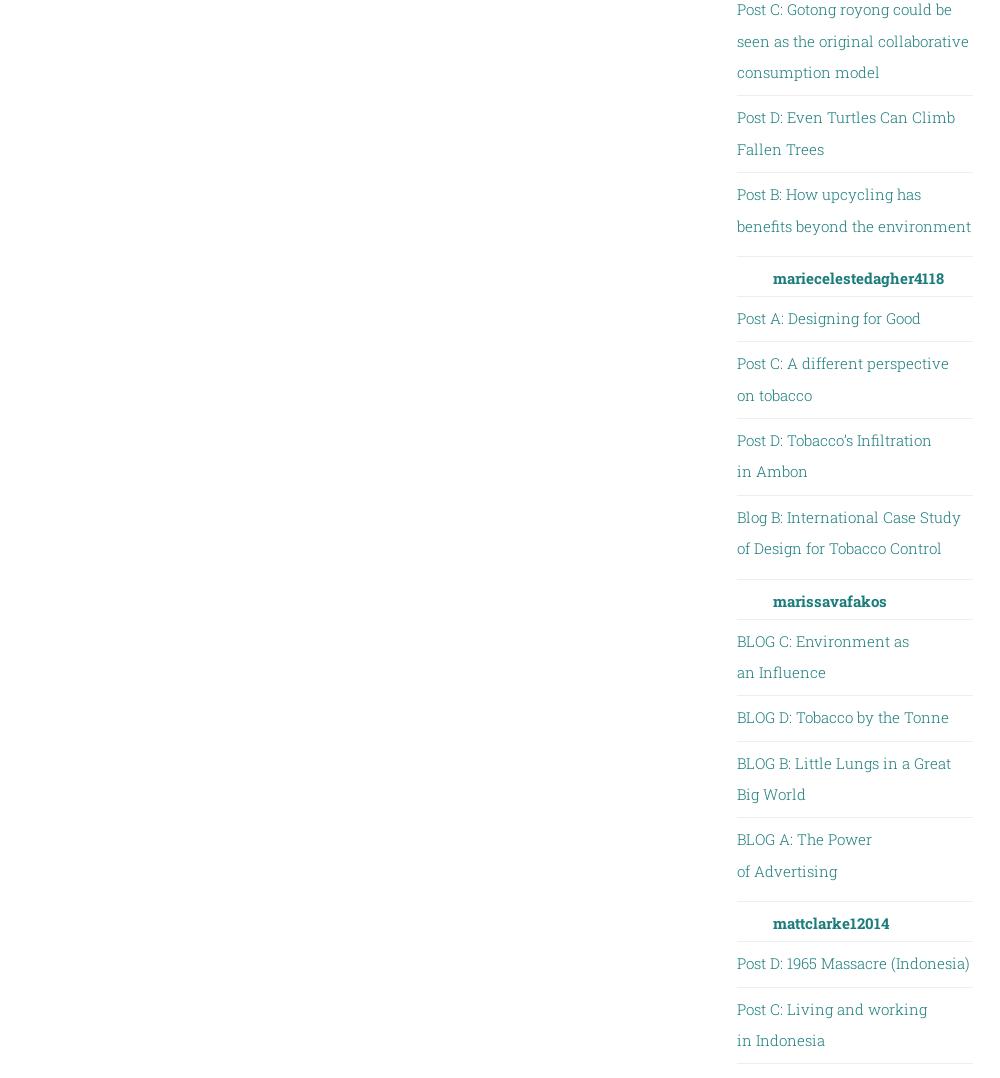 This screenshot has width=1000, height=1078. Describe the element at coordinates (821, 654) in the screenshot. I see `'BLOG C: Environment as an Influence'` at that location.